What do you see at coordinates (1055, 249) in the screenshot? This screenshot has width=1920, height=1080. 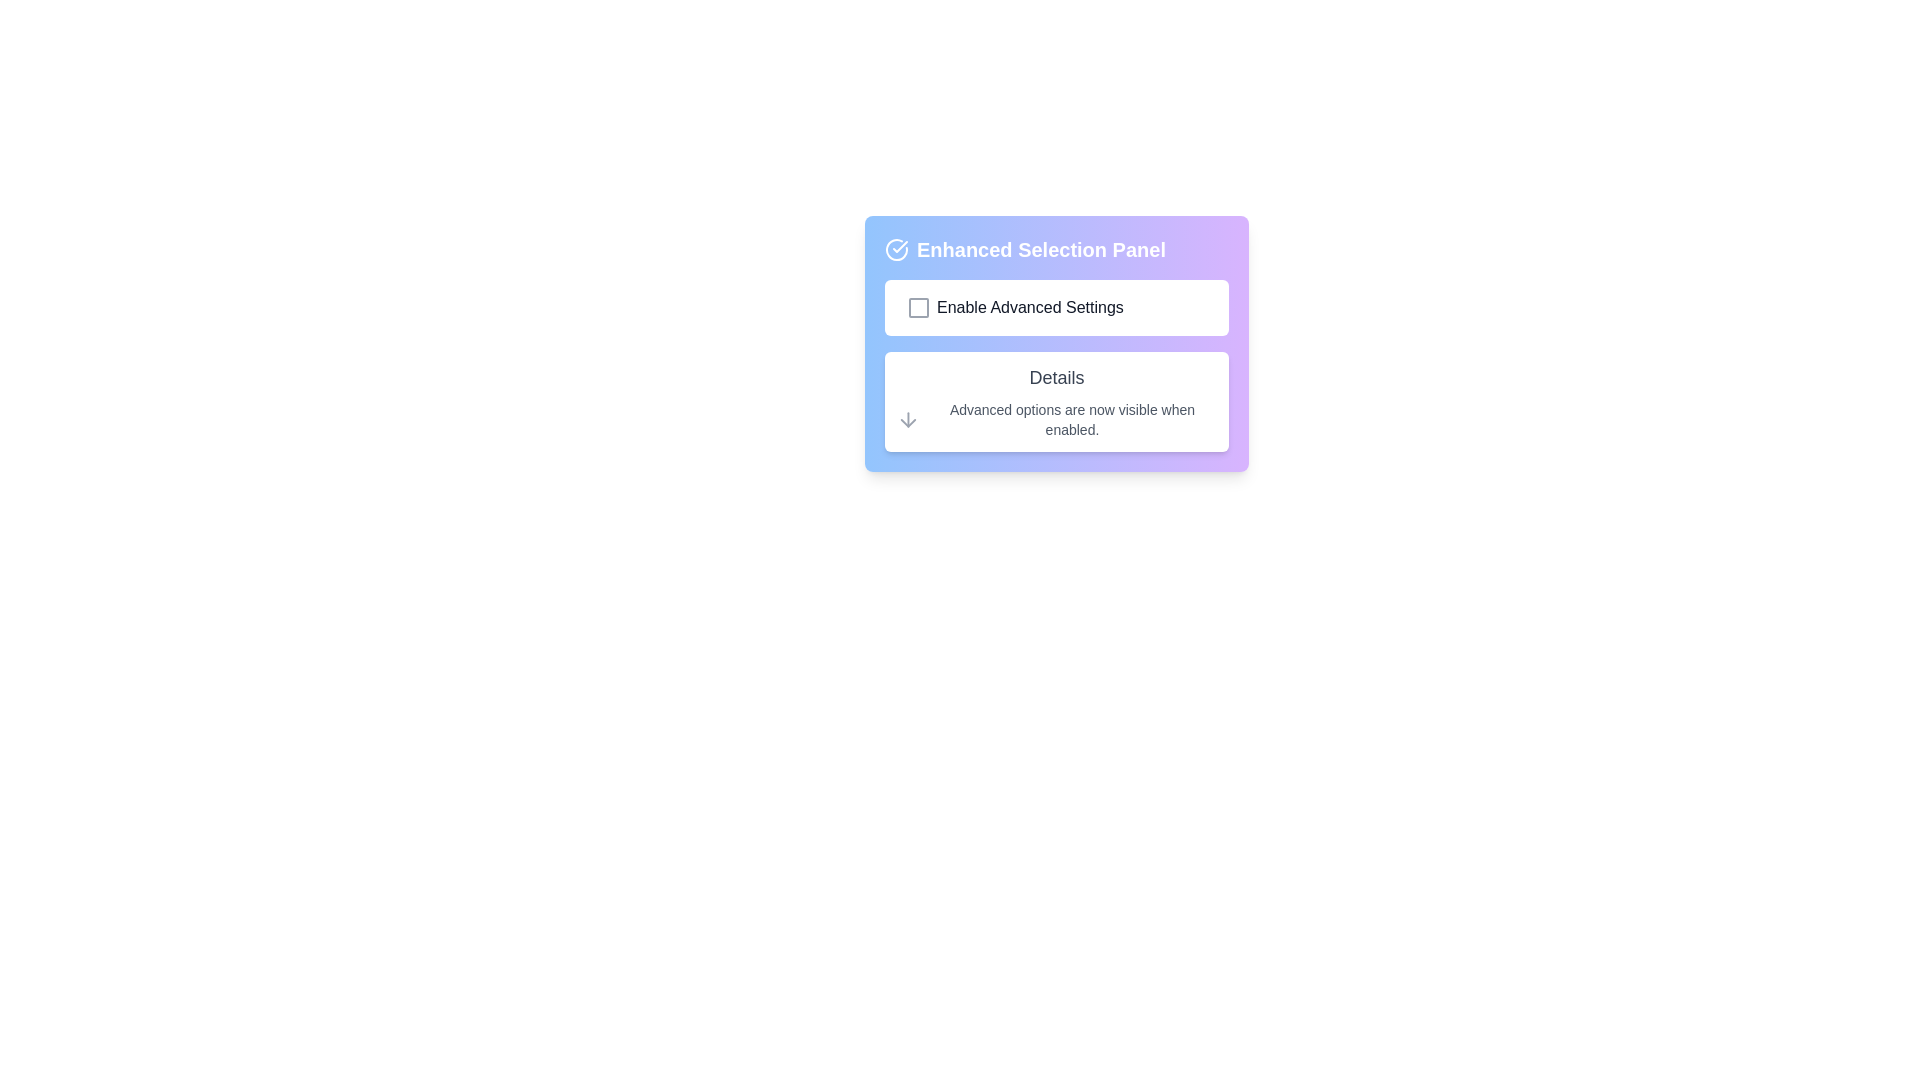 I see `the heading 'Enhanced Selection Panel' which features a bold title in white on a gradient background from blue to purple, accompanied by a circular check icon on the left` at bounding box center [1055, 249].